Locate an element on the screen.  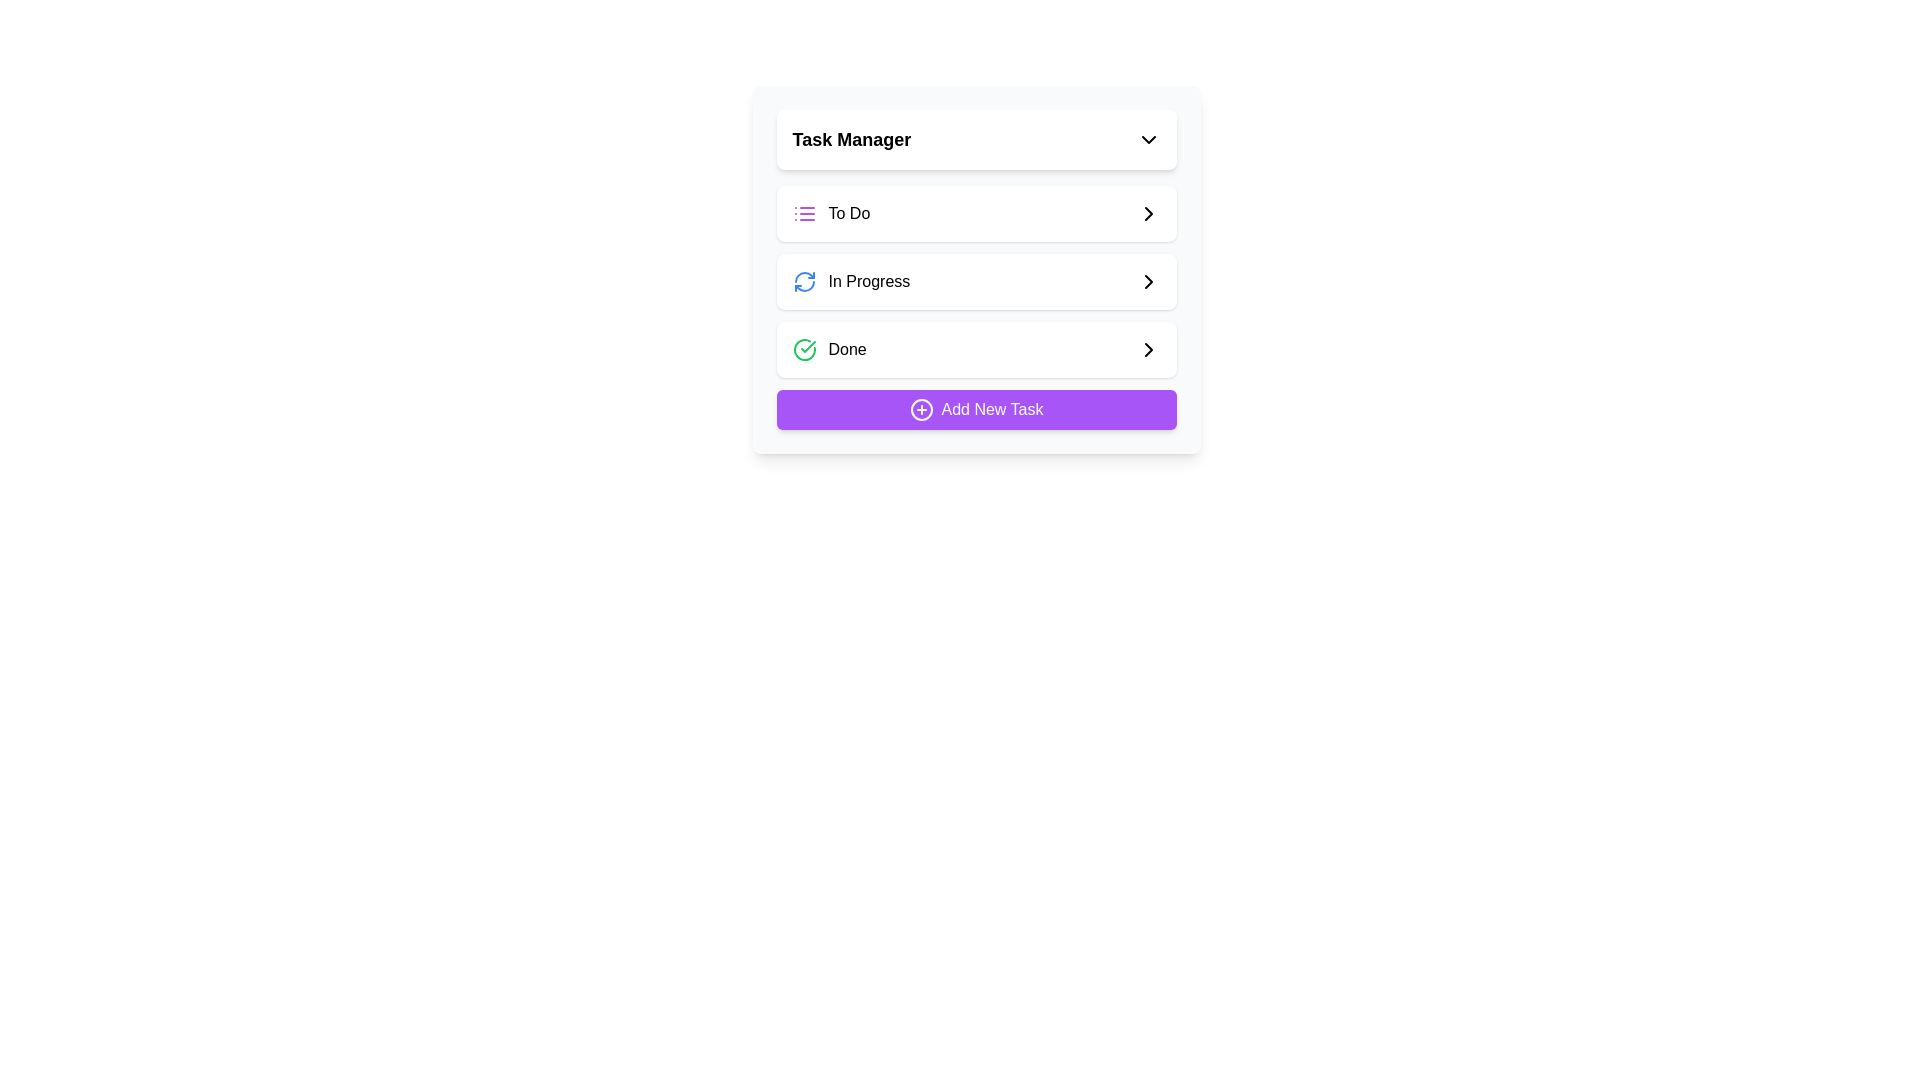
the circular icon with a green outline and a checkmark in its center, located in the 'Done' section of the task management interface is located at coordinates (804, 349).